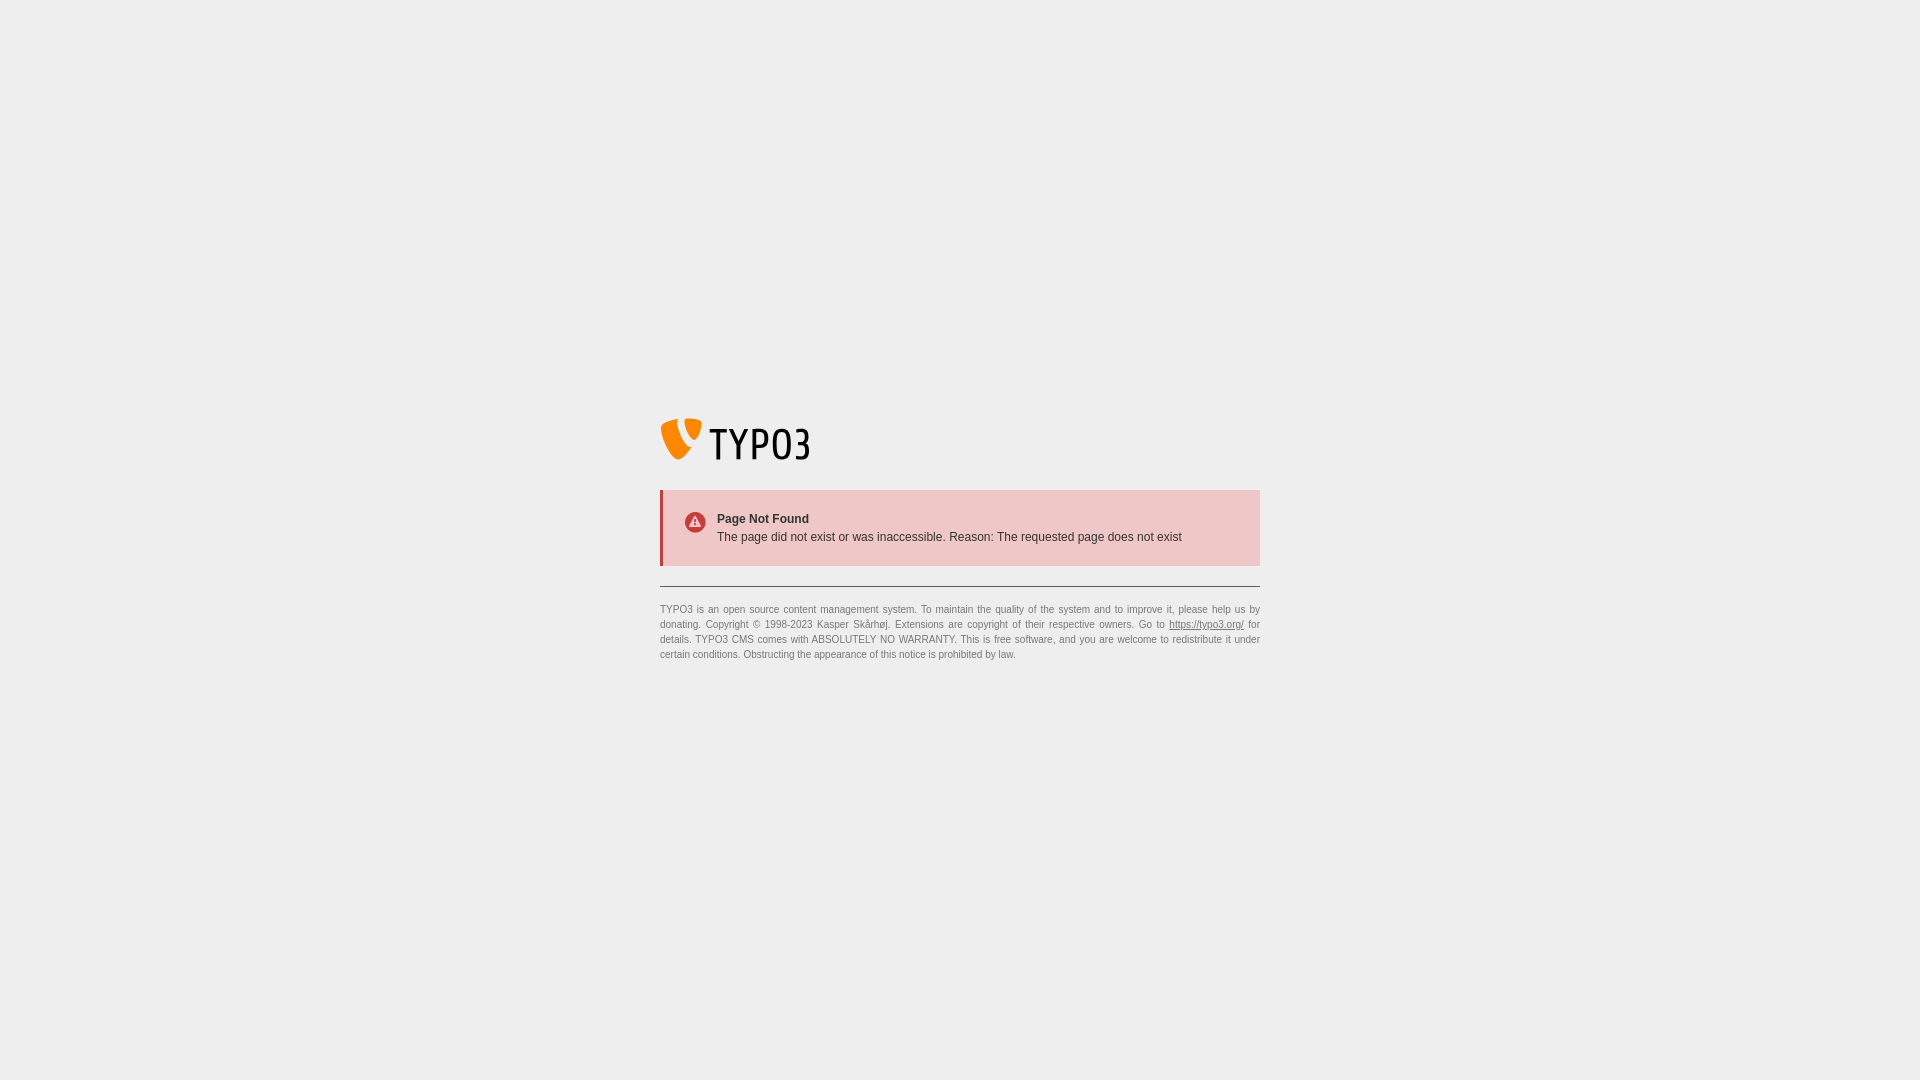 This screenshot has height=1080, width=1920. What do you see at coordinates (1205, 623) in the screenshot?
I see `'https://typo3.org/'` at bounding box center [1205, 623].